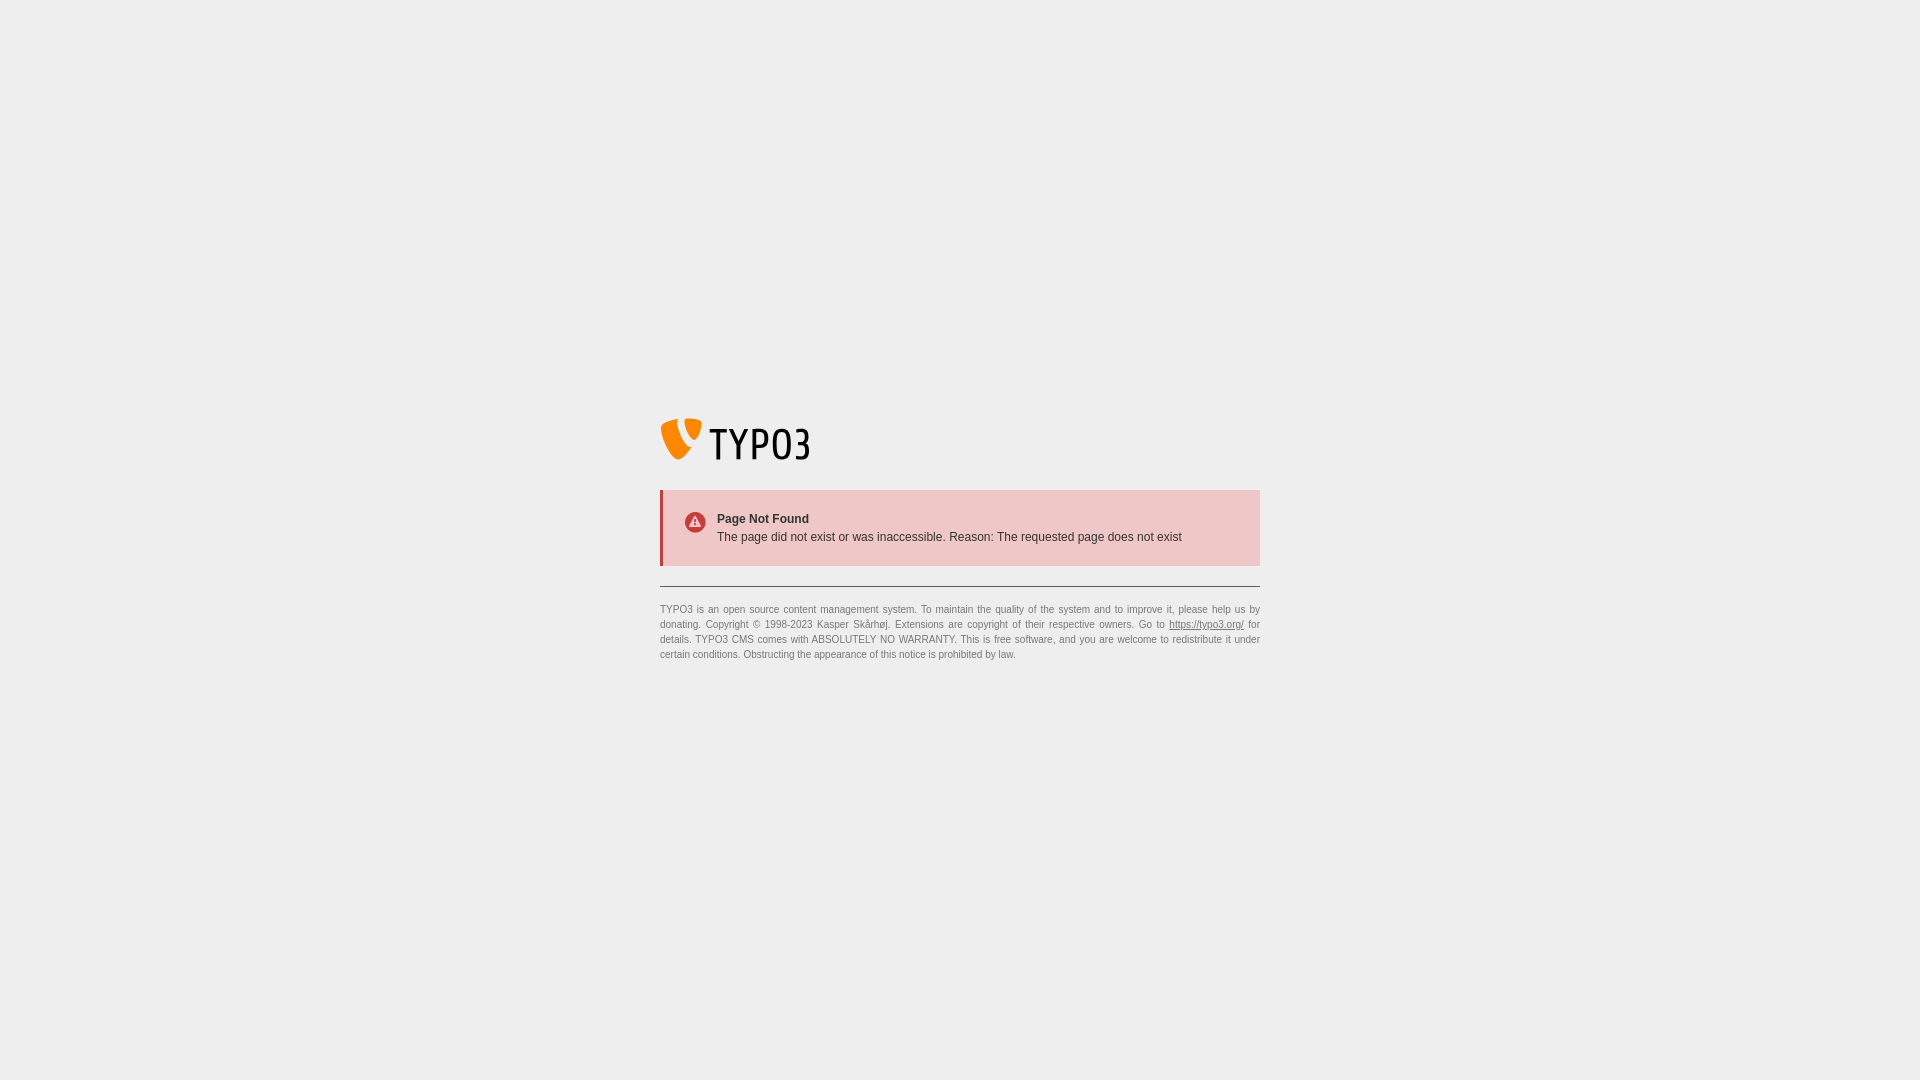 This screenshot has height=1080, width=1920. What do you see at coordinates (1205, 623) in the screenshot?
I see `'https://typo3.org/'` at bounding box center [1205, 623].